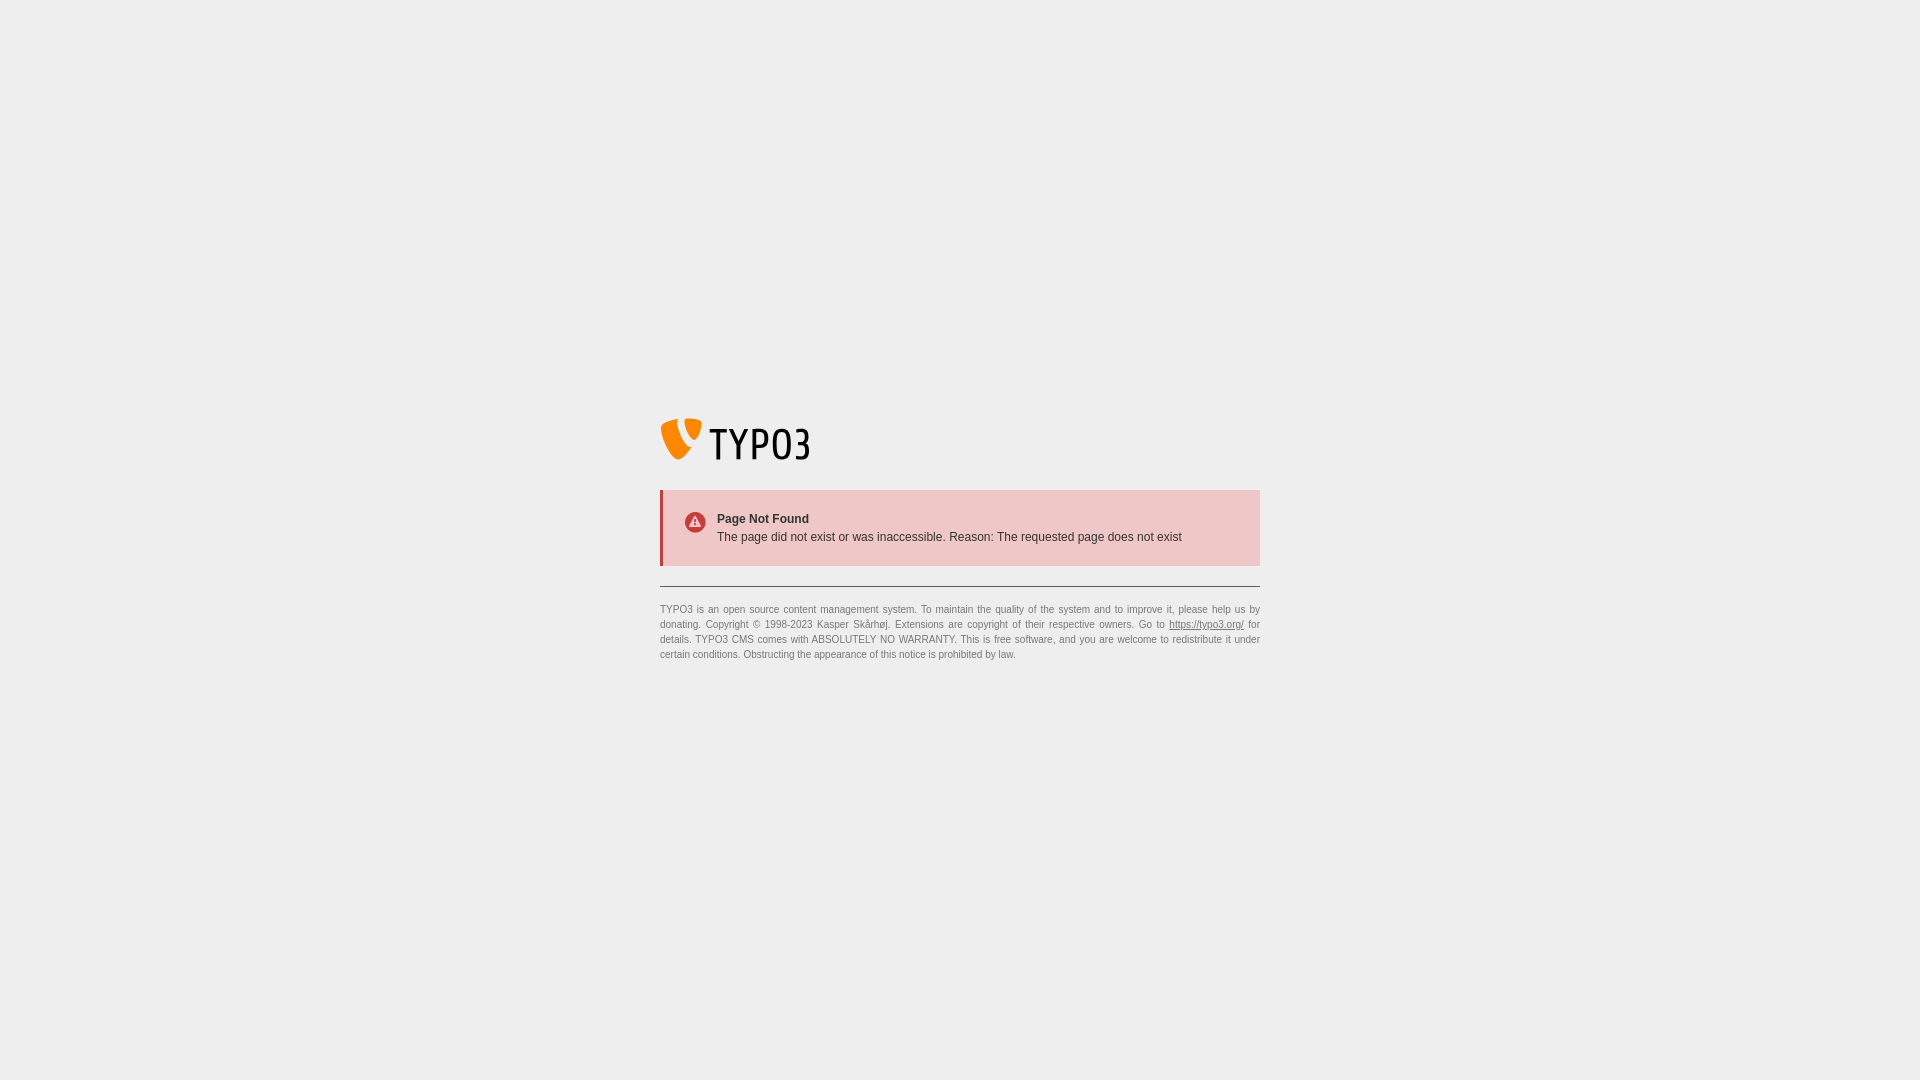 This screenshot has height=1080, width=1920. What do you see at coordinates (1205, 623) in the screenshot?
I see `'https://typo3.org/'` at bounding box center [1205, 623].